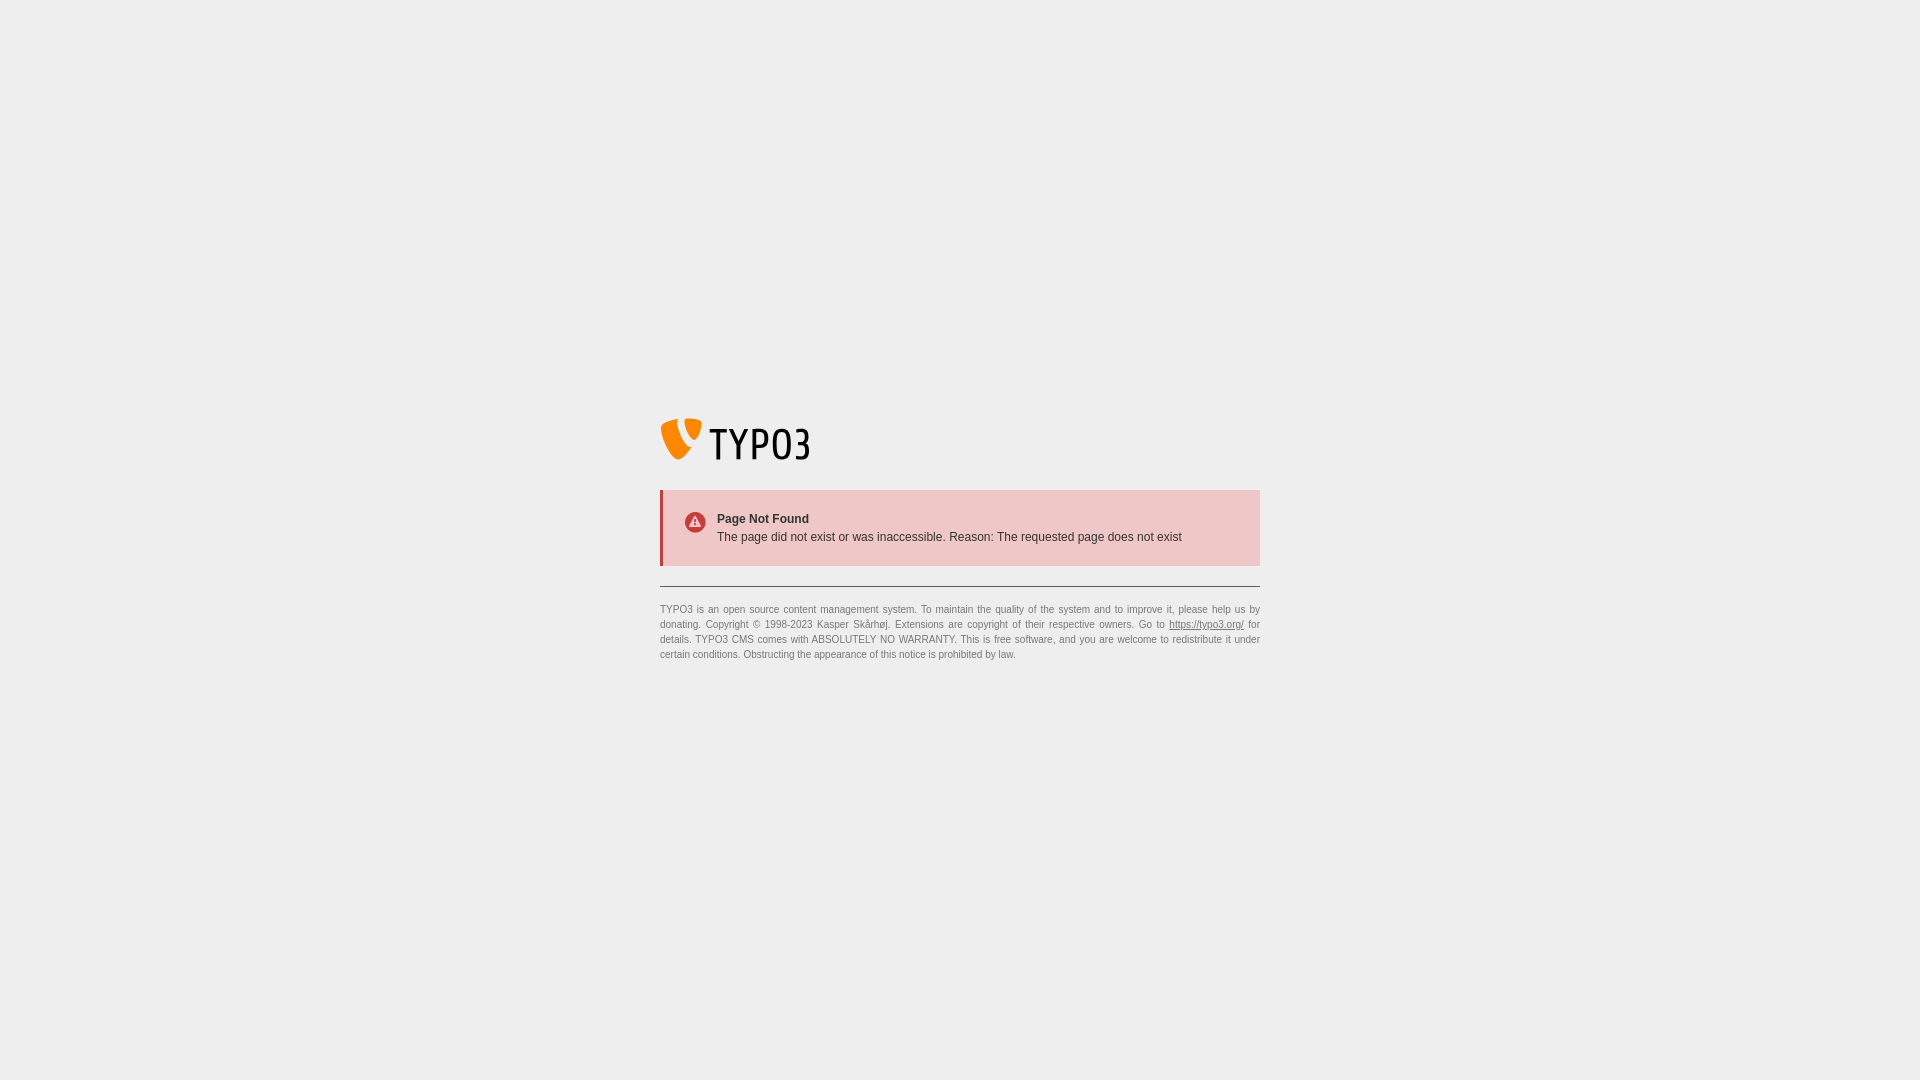 This screenshot has height=1080, width=1920. What do you see at coordinates (1205, 623) in the screenshot?
I see `'https://typo3.org/'` at bounding box center [1205, 623].